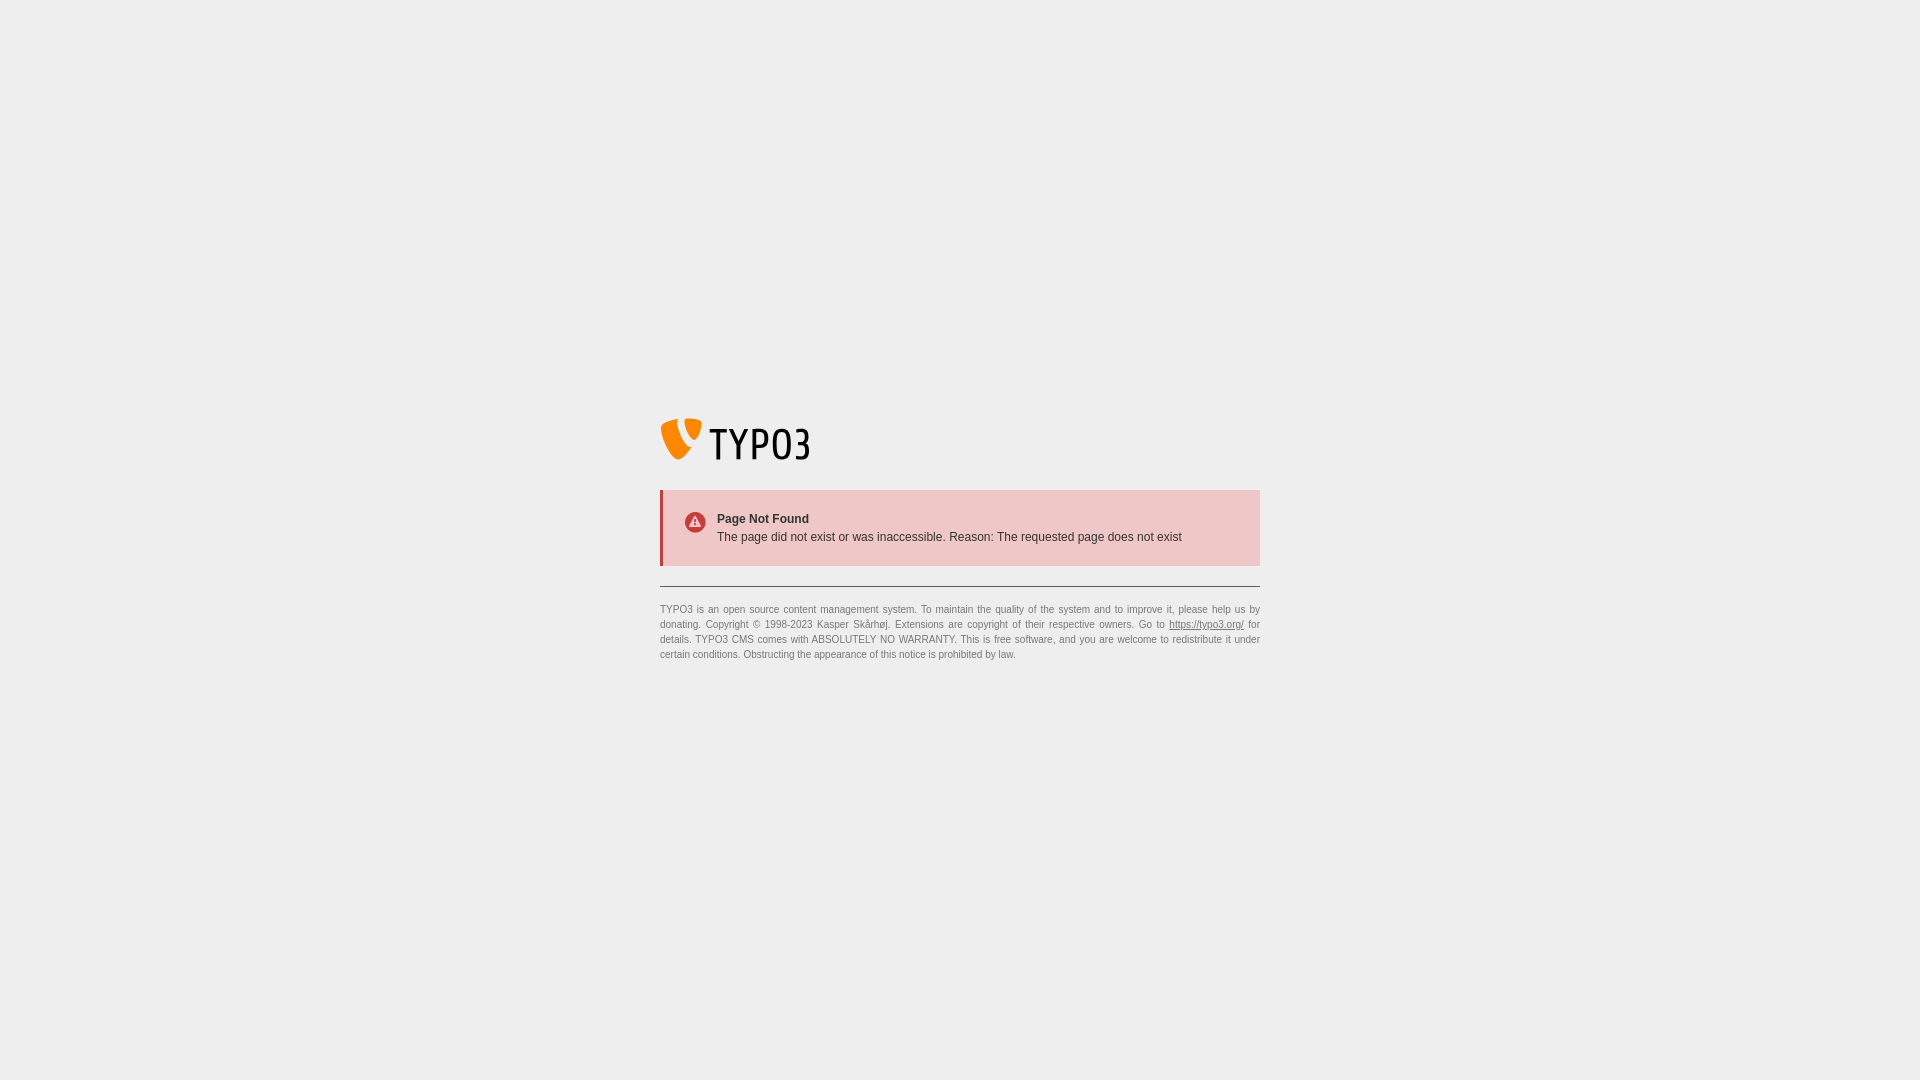 This screenshot has height=1080, width=1920. What do you see at coordinates (1205, 623) in the screenshot?
I see `'https://typo3.org/'` at bounding box center [1205, 623].